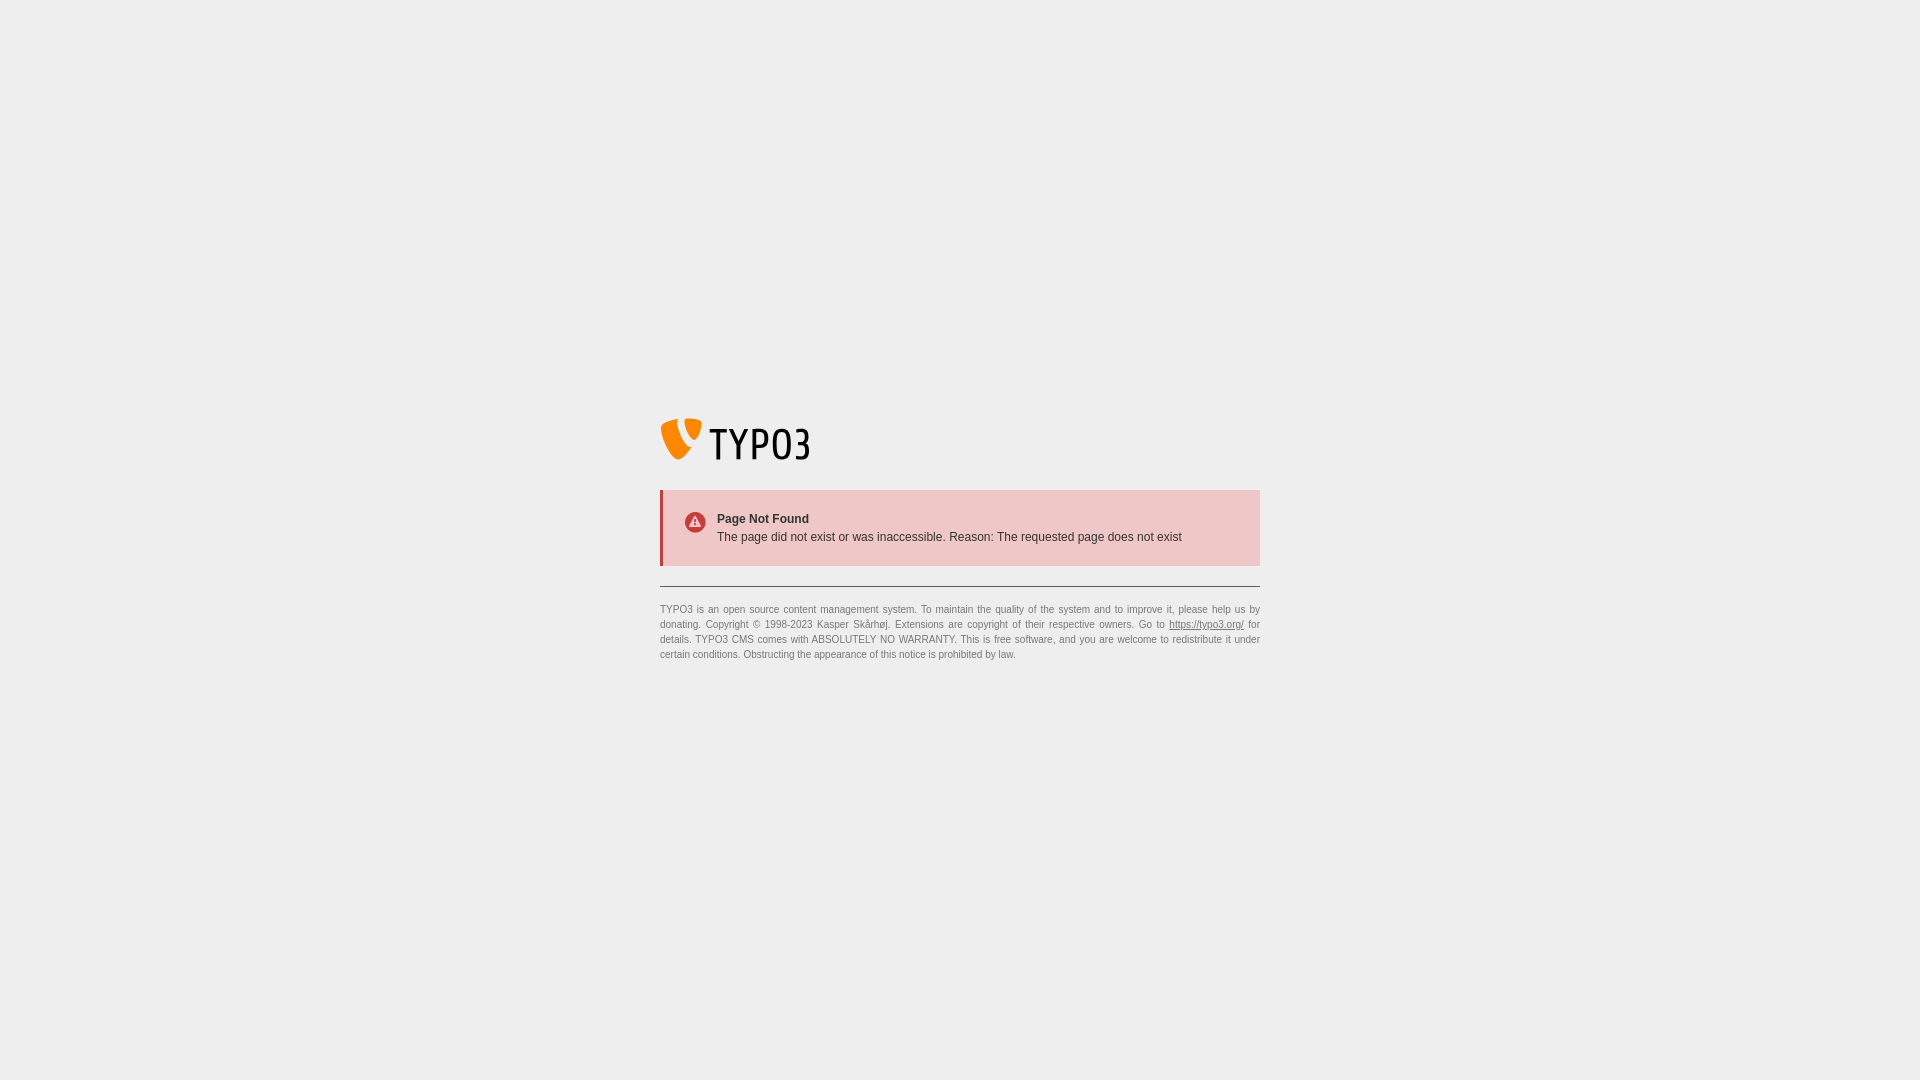 This screenshot has height=1080, width=1920. What do you see at coordinates (1205, 623) in the screenshot?
I see `'https://typo3.org/'` at bounding box center [1205, 623].